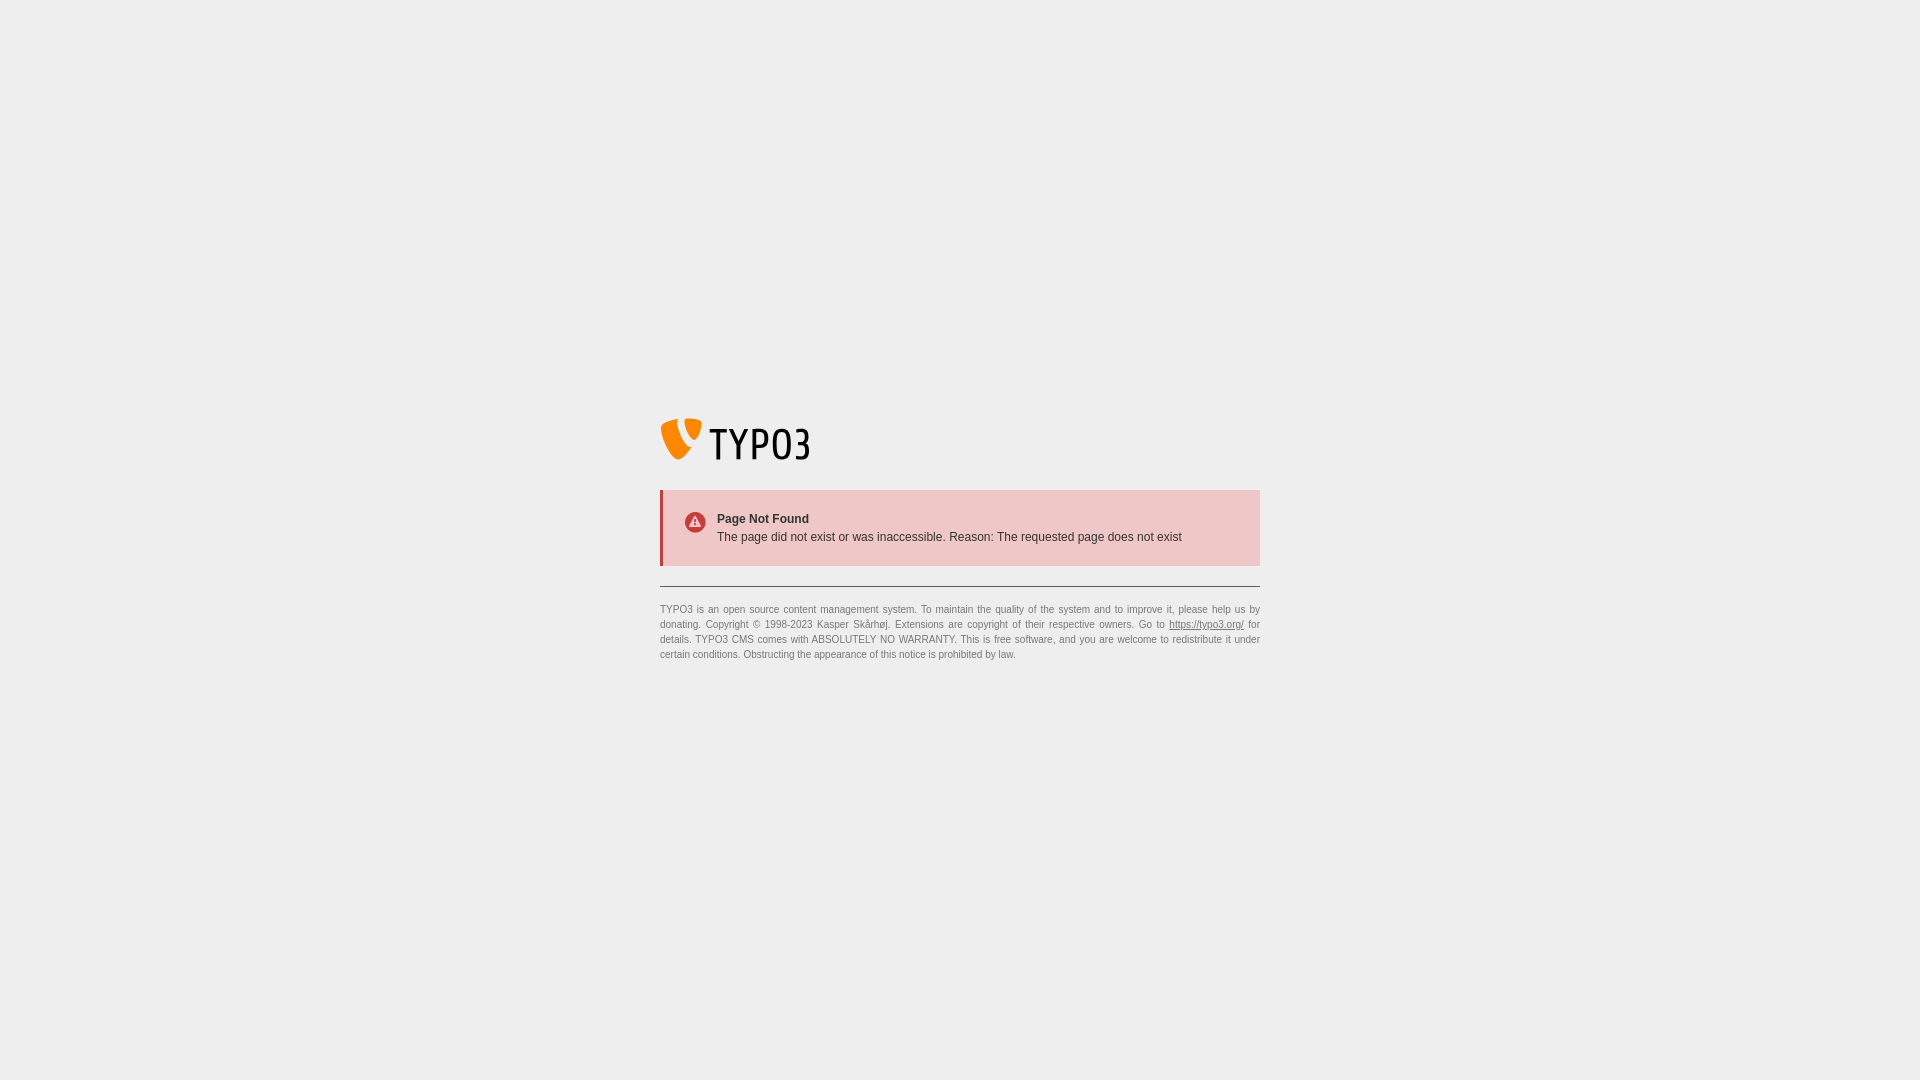 This screenshot has height=1080, width=1920. What do you see at coordinates (1205, 623) in the screenshot?
I see `'https://typo3.org/'` at bounding box center [1205, 623].